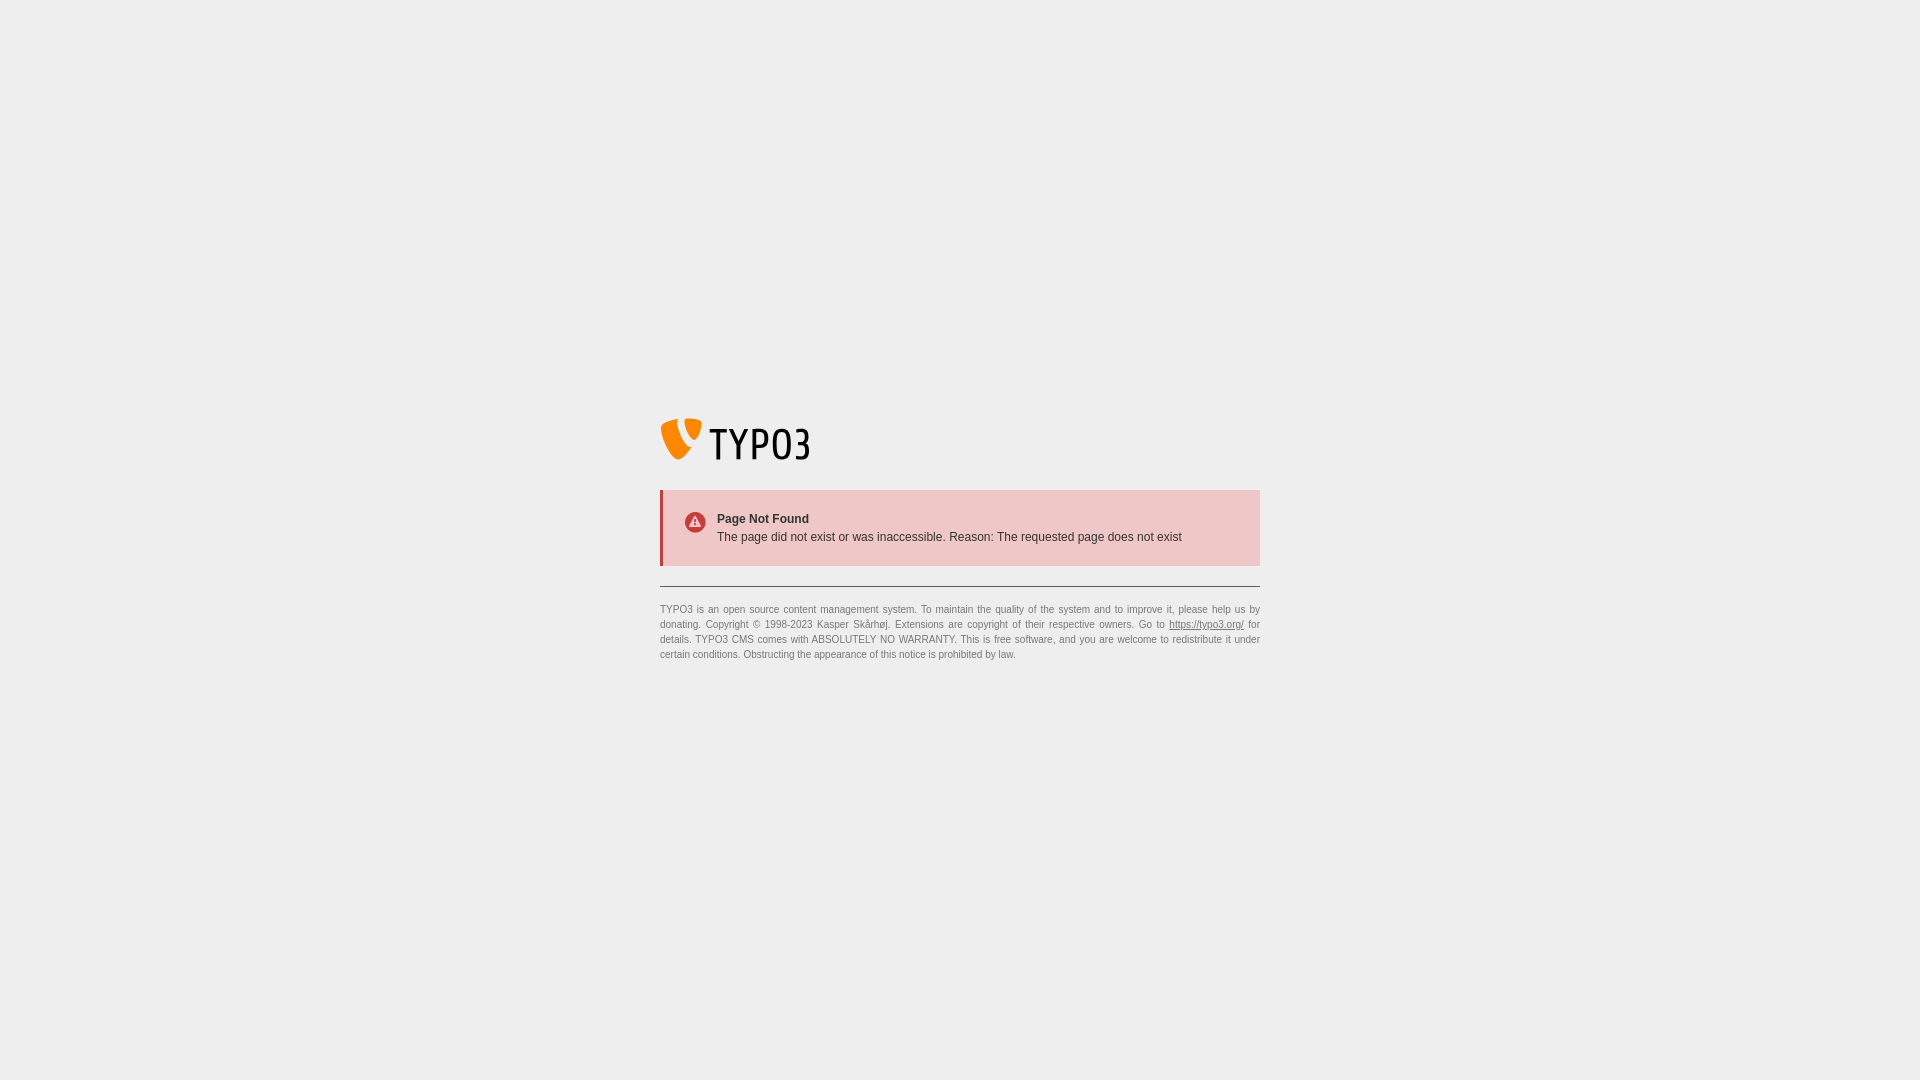 This screenshot has height=1080, width=1920. What do you see at coordinates (1205, 623) in the screenshot?
I see `'https://typo3.org/'` at bounding box center [1205, 623].